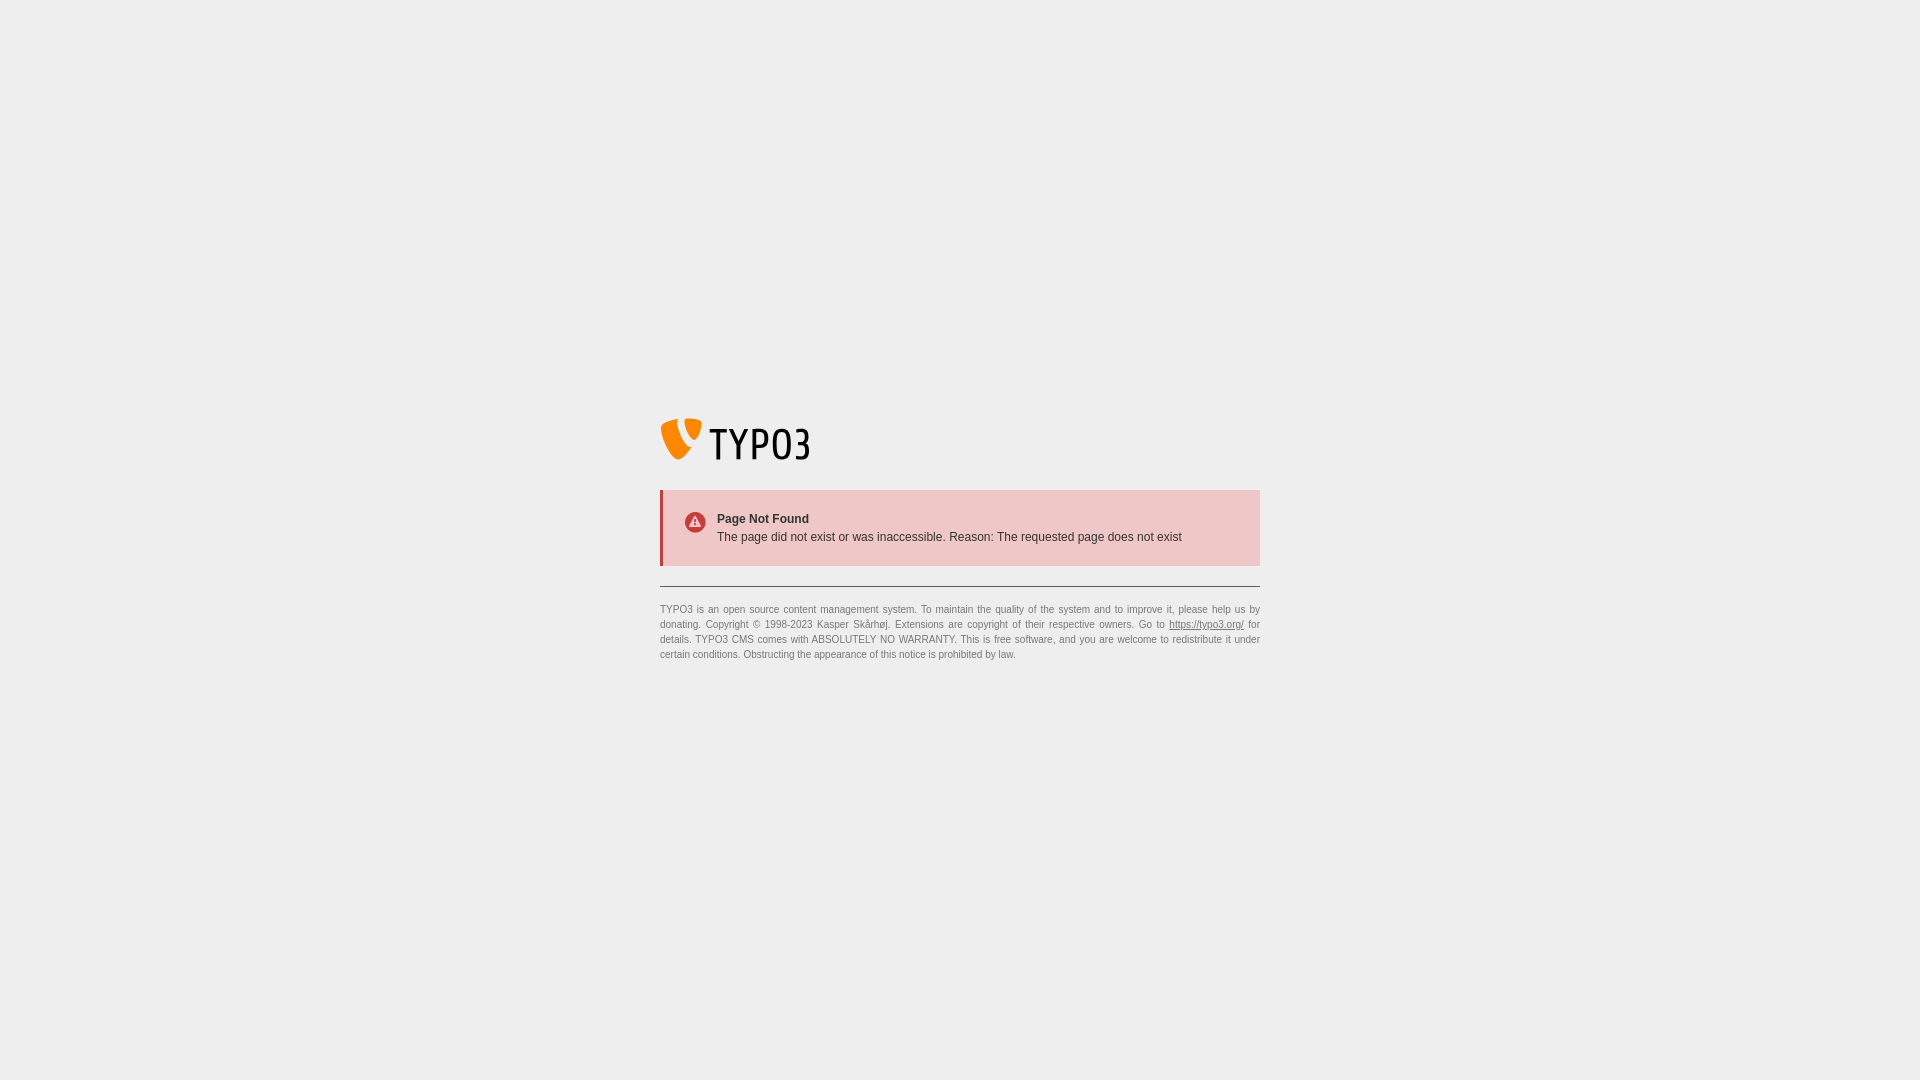 This screenshot has height=1080, width=1920. What do you see at coordinates (1205, 623) in the screenshot?
I see `'https://typo3.org/'` at bounding box center [1205, 623].